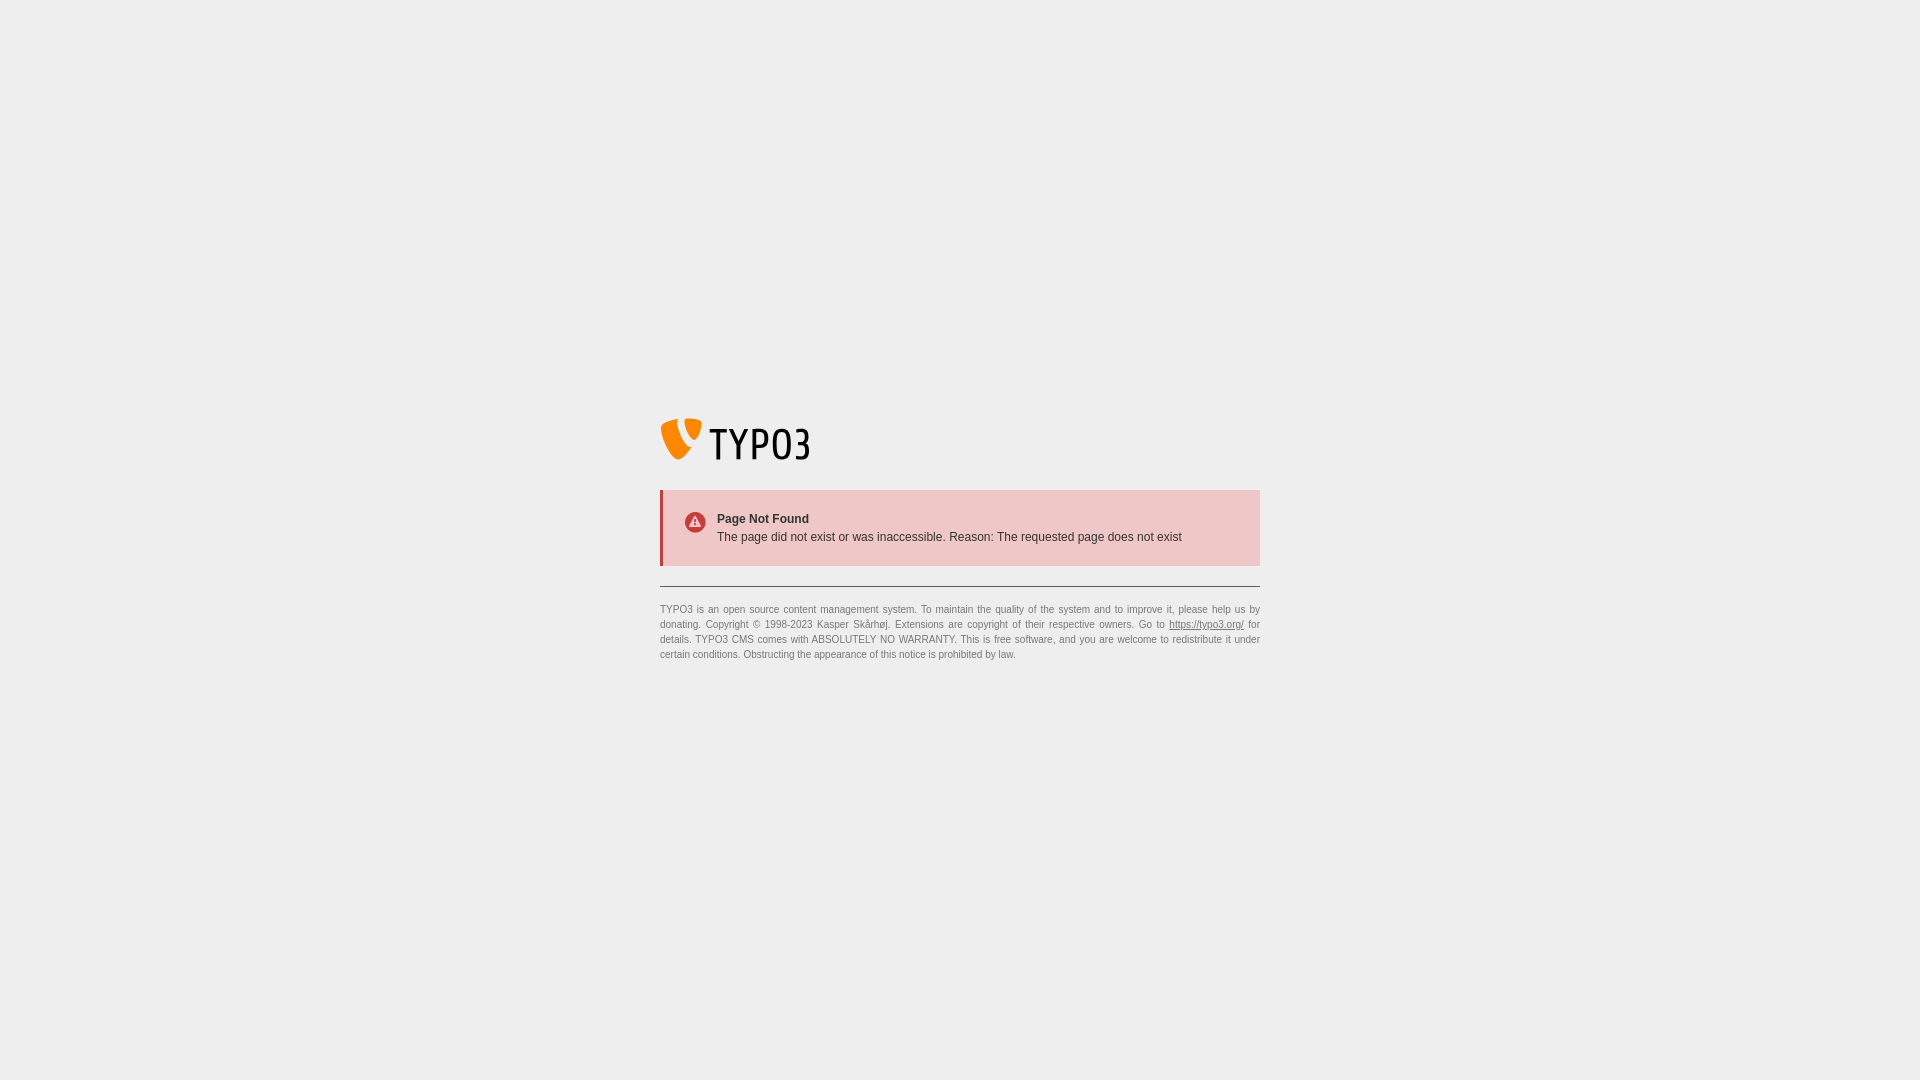 This screenshot has height=1080, width=1920. What do you see at coordinates (1205, 623) in the screenshot?
I see `'https://typo3.org/'` at bounding box center [1205, 623].